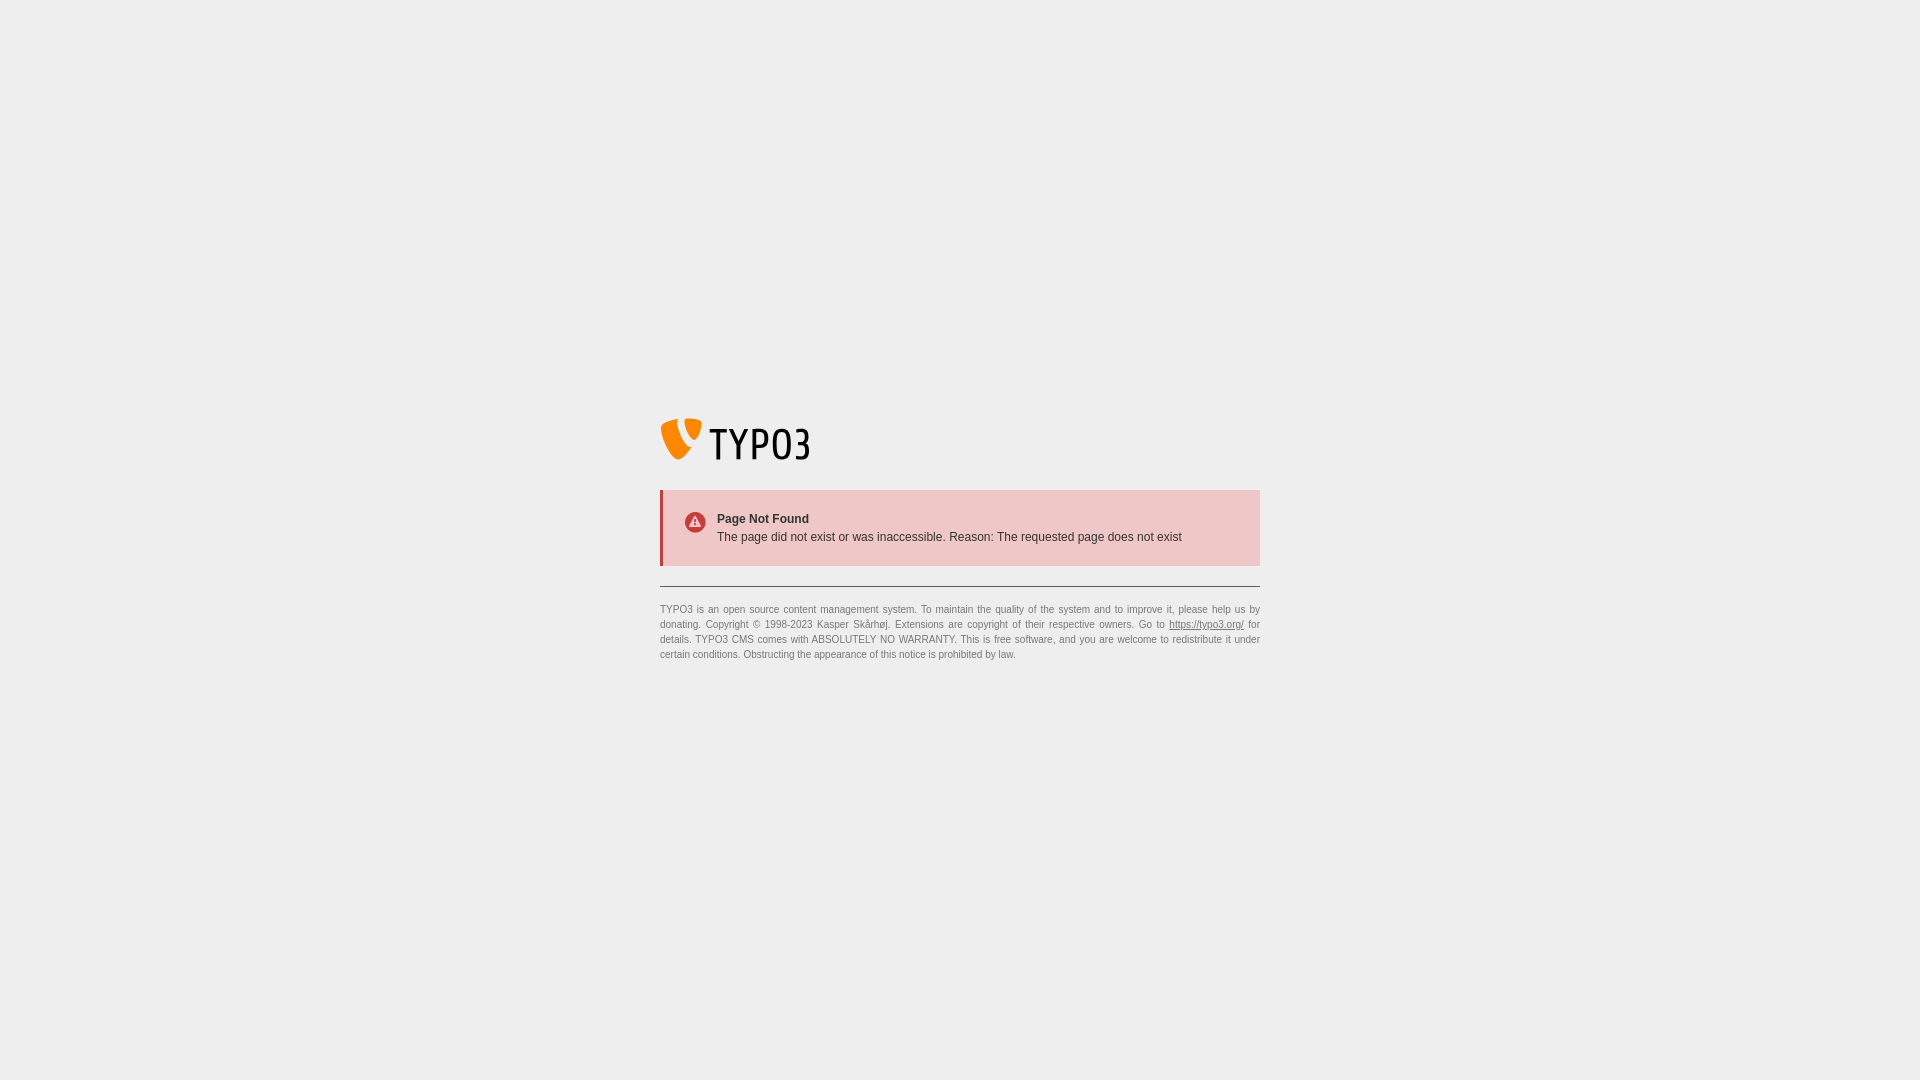 This screenshot has height=1080, width=1920. What do you see at coordinates (1205, 623) in the screenshot?
I see `'https://typo3.org/'` at bounding box center [1205, 623].